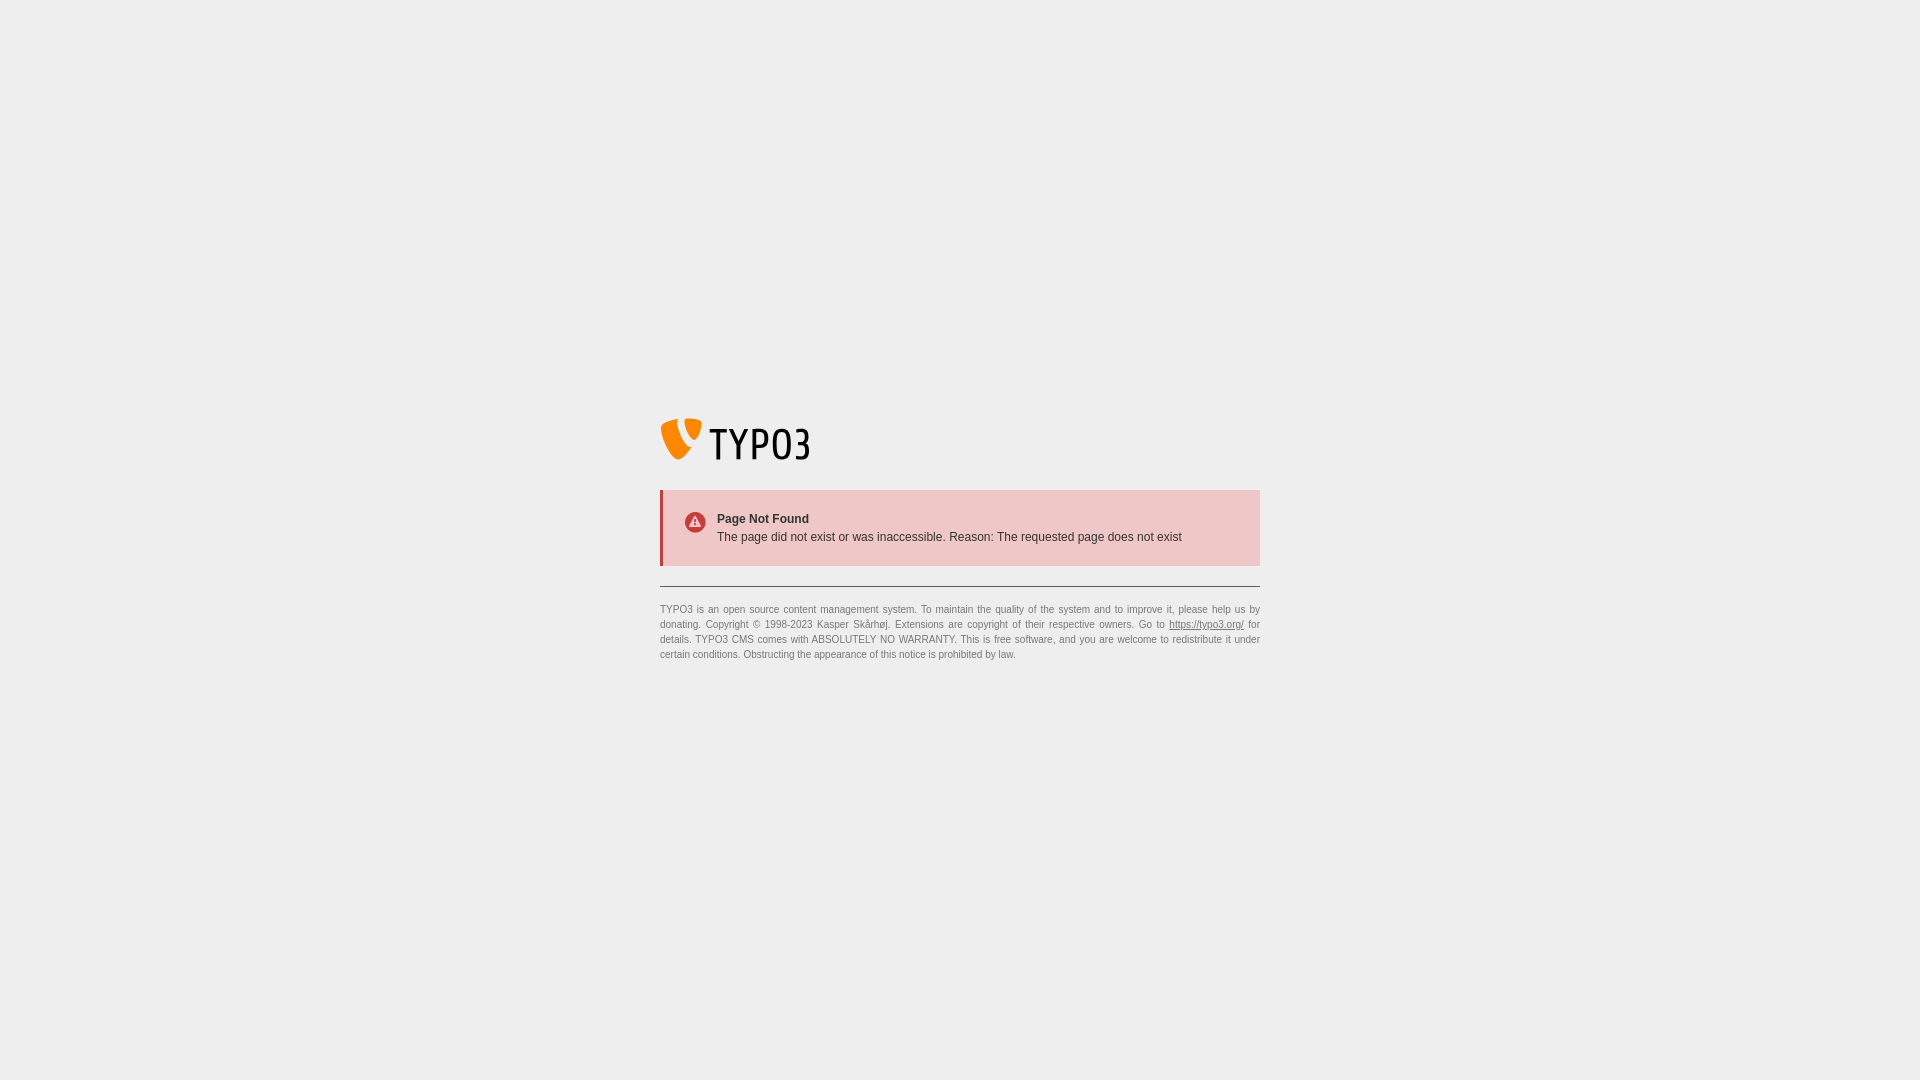 This screenshot has height=1080, width=1920. What do you see at coordinates (1205, 623) in the screenshot?
I see `'https://typo3.org/'` at bounding box center [1205, 623].